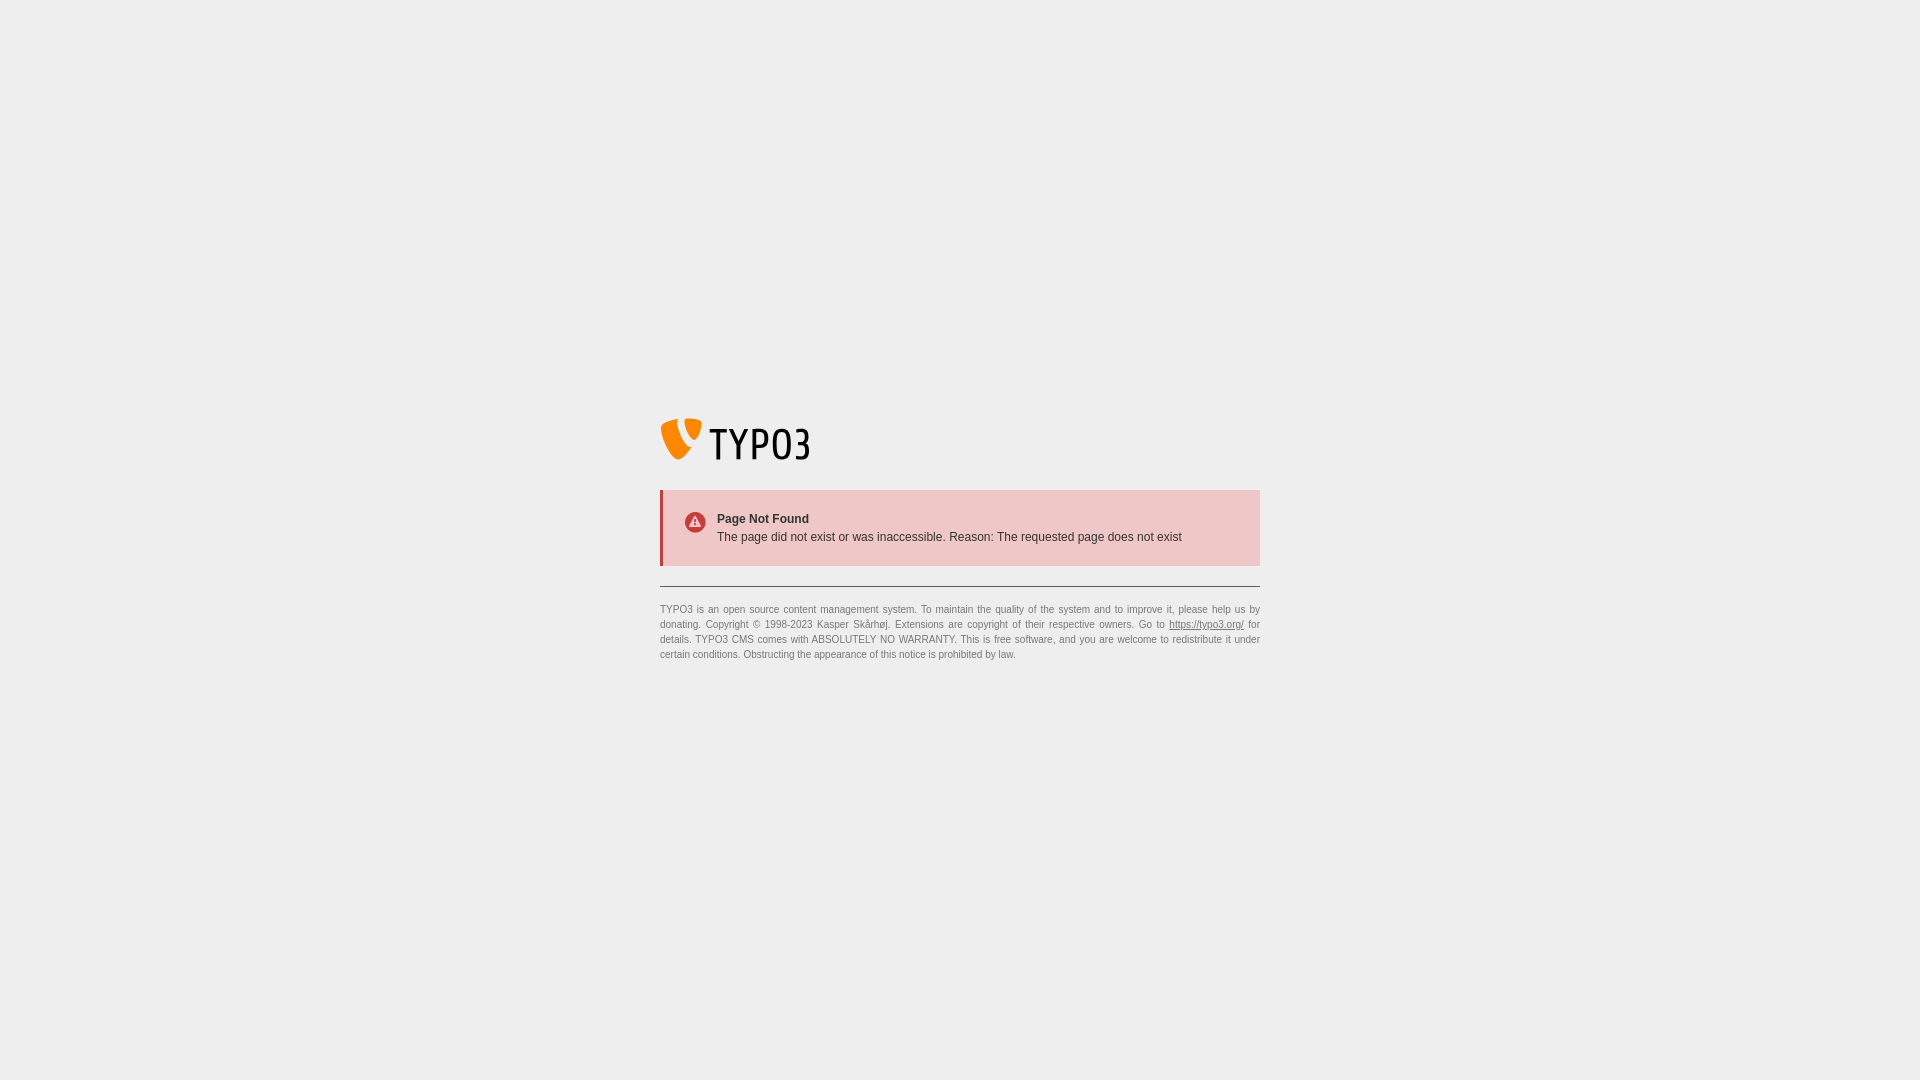 This screenshot has height=1080, width=1920. What do you see at coordinates (1205, 623) in the screenshot?
I see `'https://typo3.org/'` at bounding box center [1205, 623].